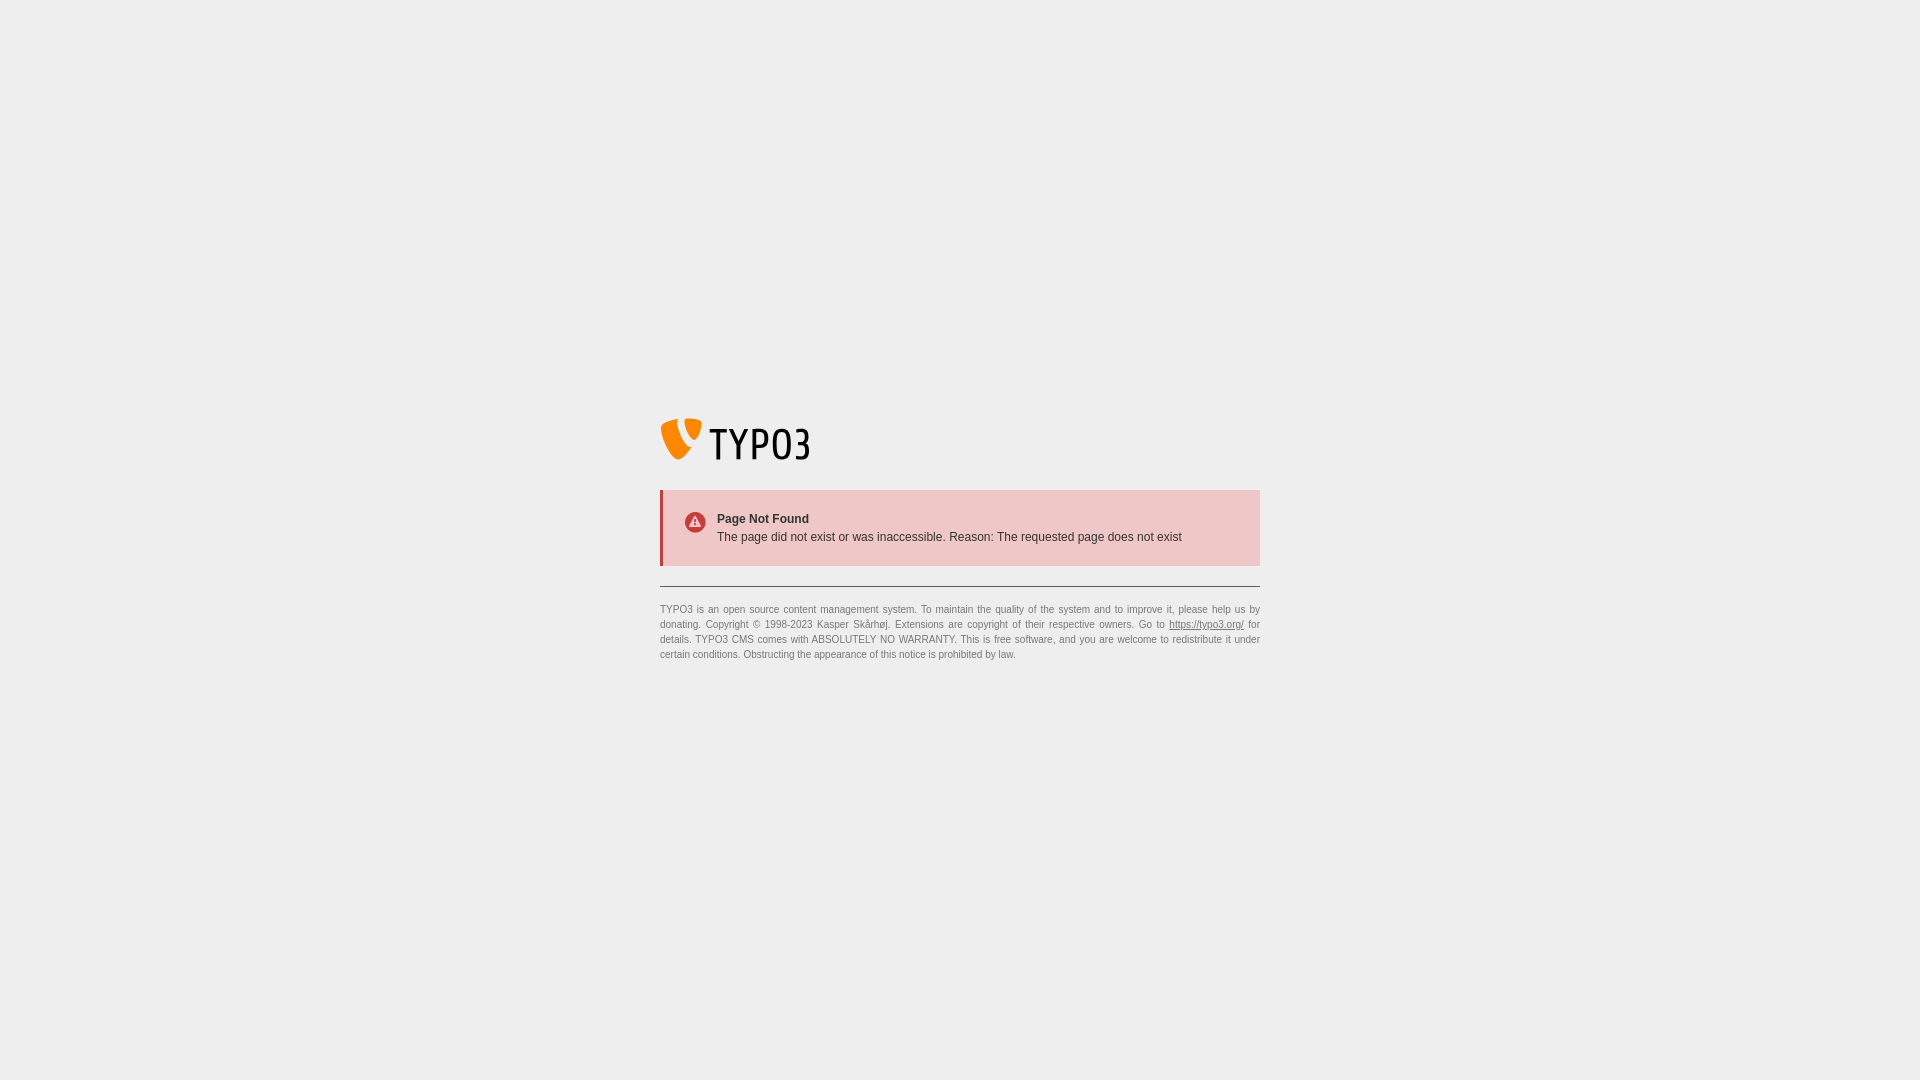 This screenshot has height=1080, width=1920. What do you see at coordinates (1205, 623) in the screenshot?
I see `'https://typo3.org/'` at bounding box center [1205, 623].